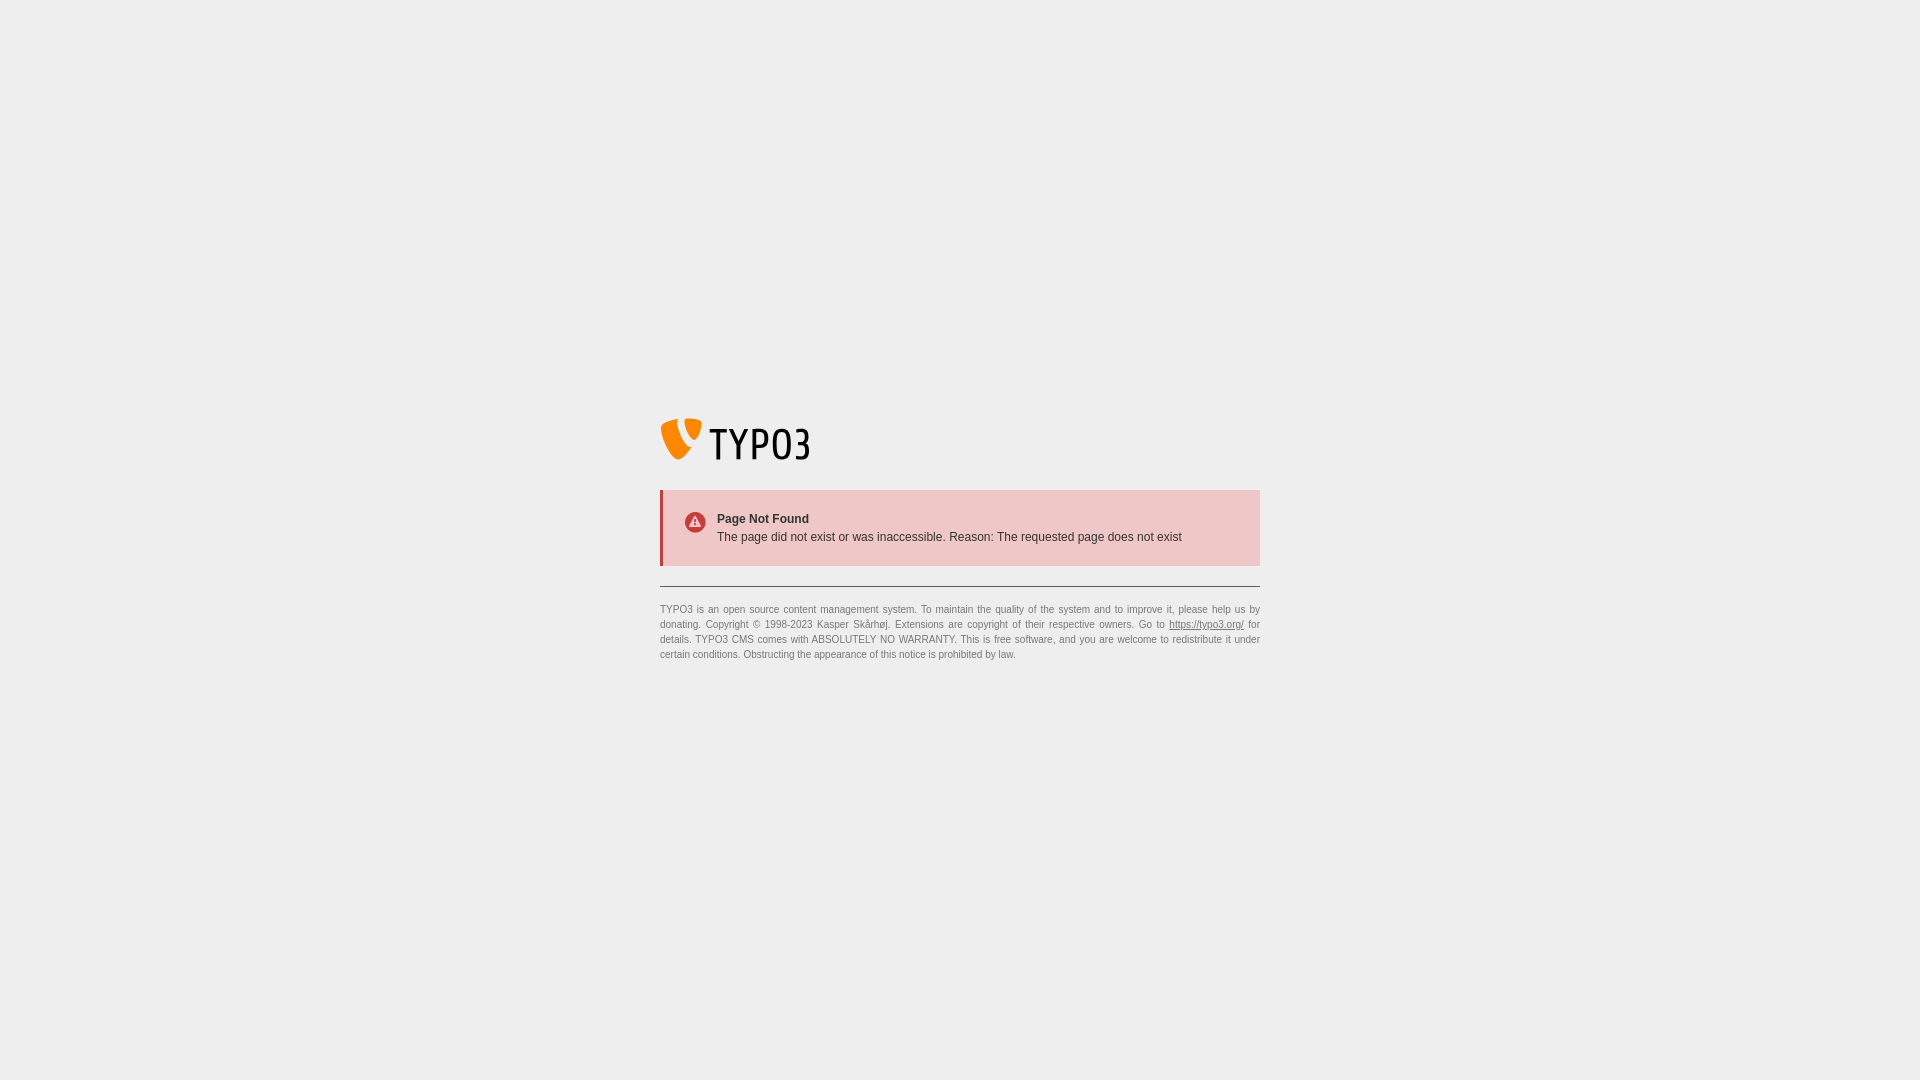 This screenshot has height=1080, width=1920. What do you see at coordinates (1205, 623) in the screenshot?
I see `'https://typo3.org/'` at bounding box center [1205, 623].